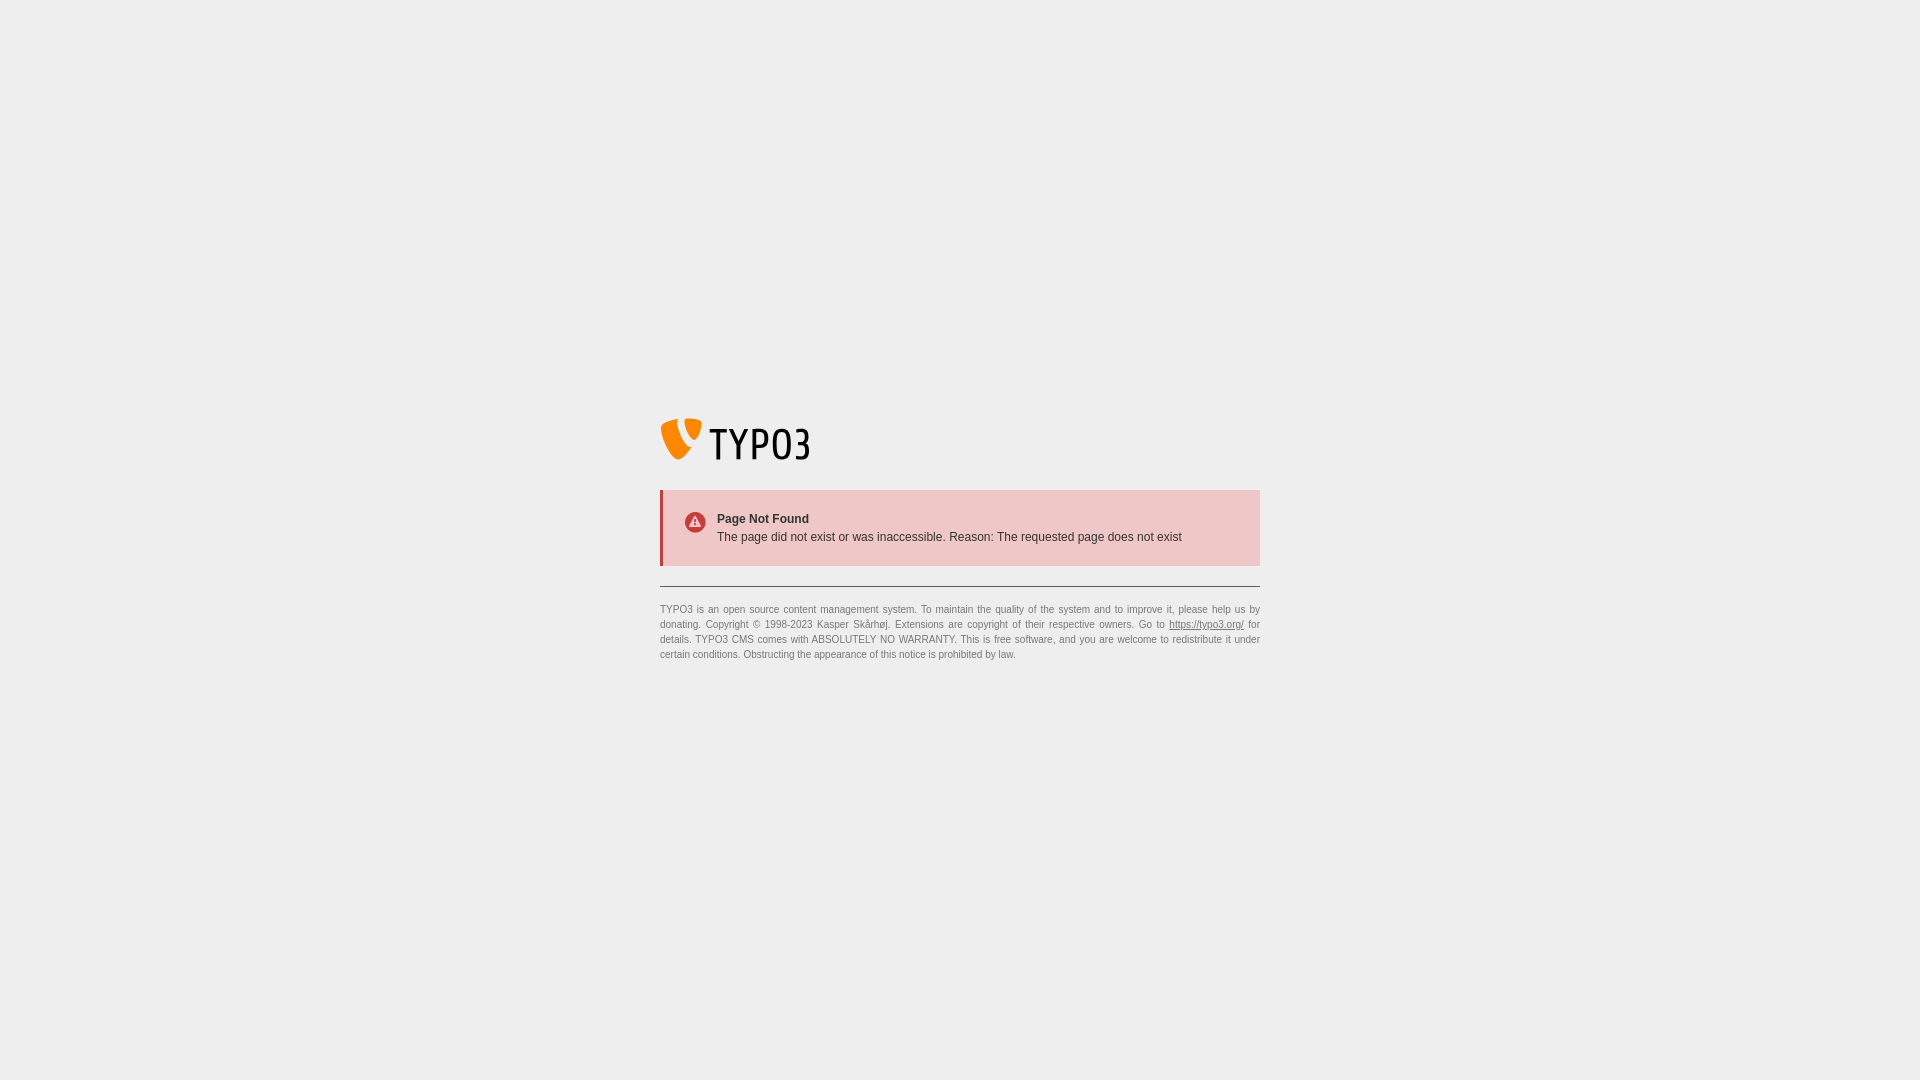 This screenshot has height=1080, width=1920. What do you see at coordinates (1205, 623) in the screenshot?
I see `'https://typo3.org/'` at bounding box center [1205, 623].